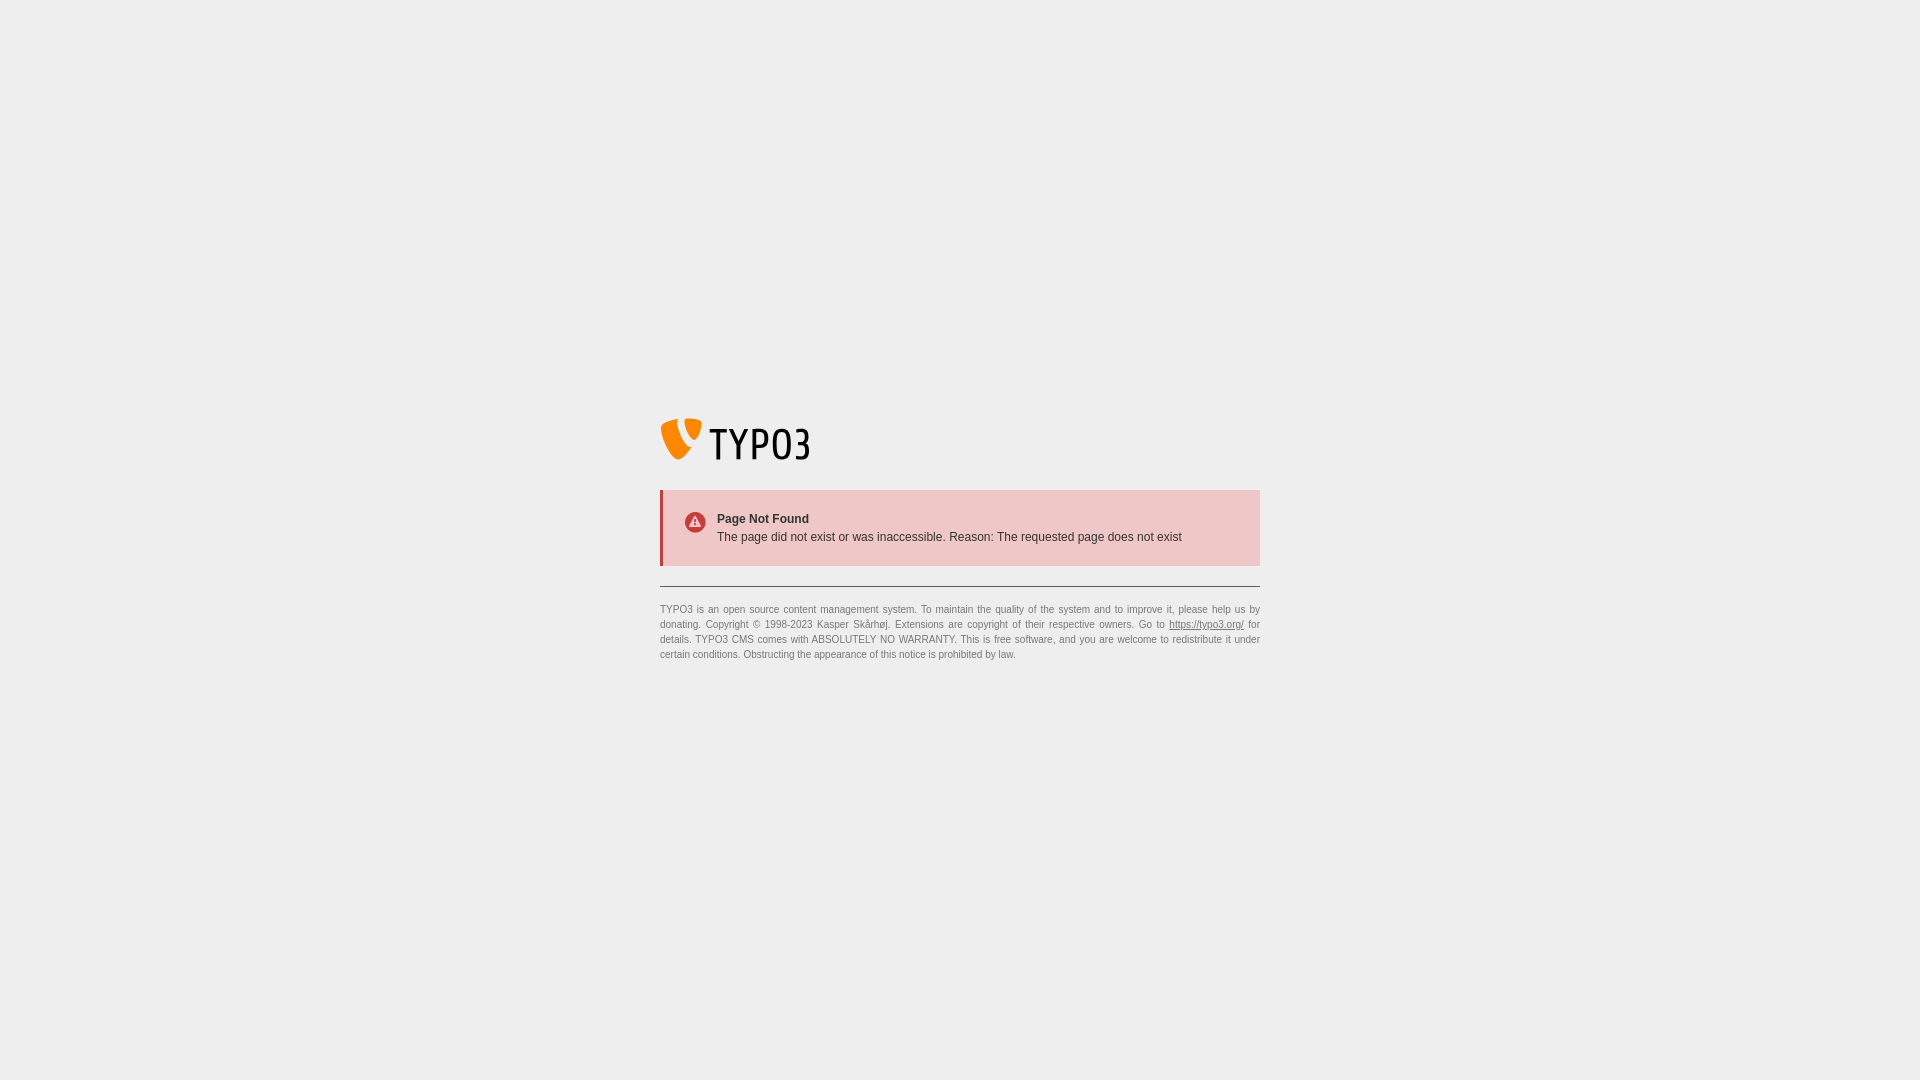 This screenshot has height=1080, width=1920. What do you see at coordinates (1205, 623) in the screenshot?
I see `'https://typo3.org/'` at bounding box center [1205, 623].